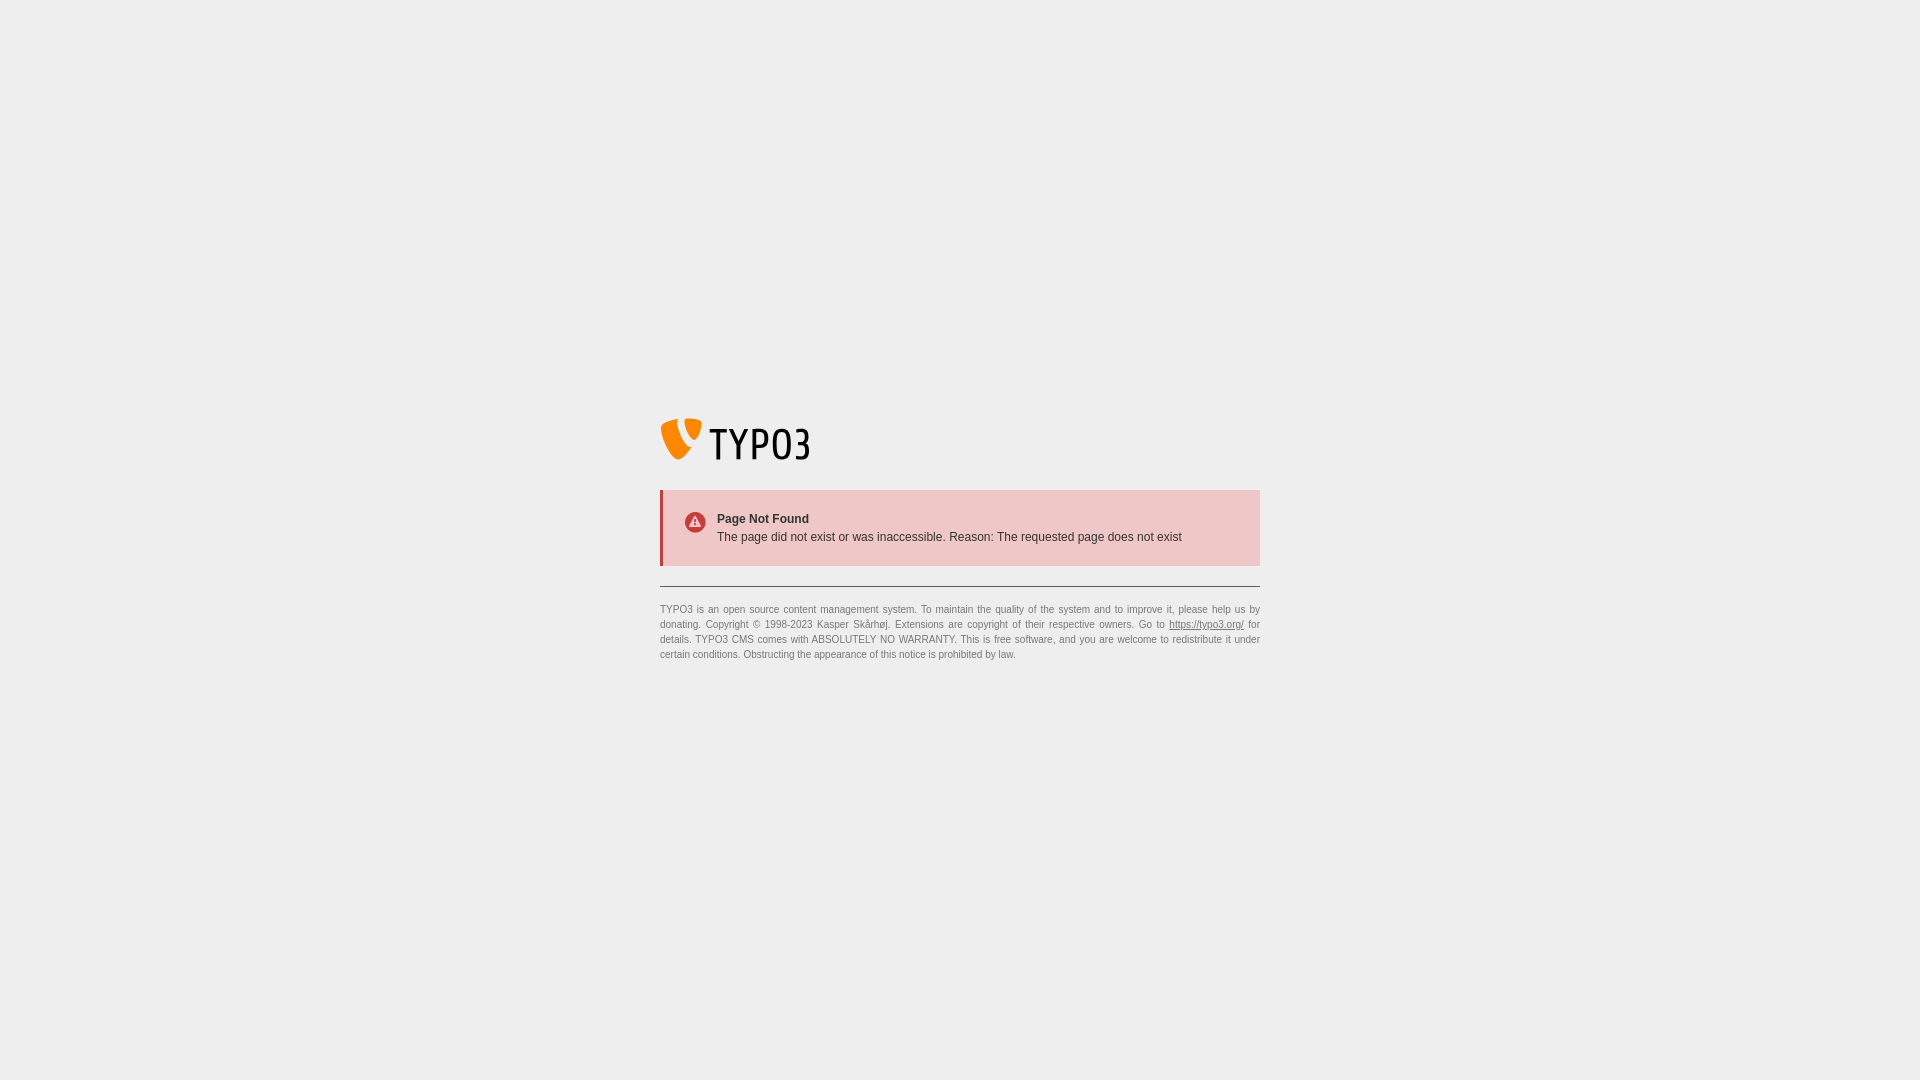 This screenshot has height=1080, width=1920. What do you see at coordinates (1205, 623) in the screenshot?
I see `'https://typo3.org/'` at bounding box center [1205, 623].